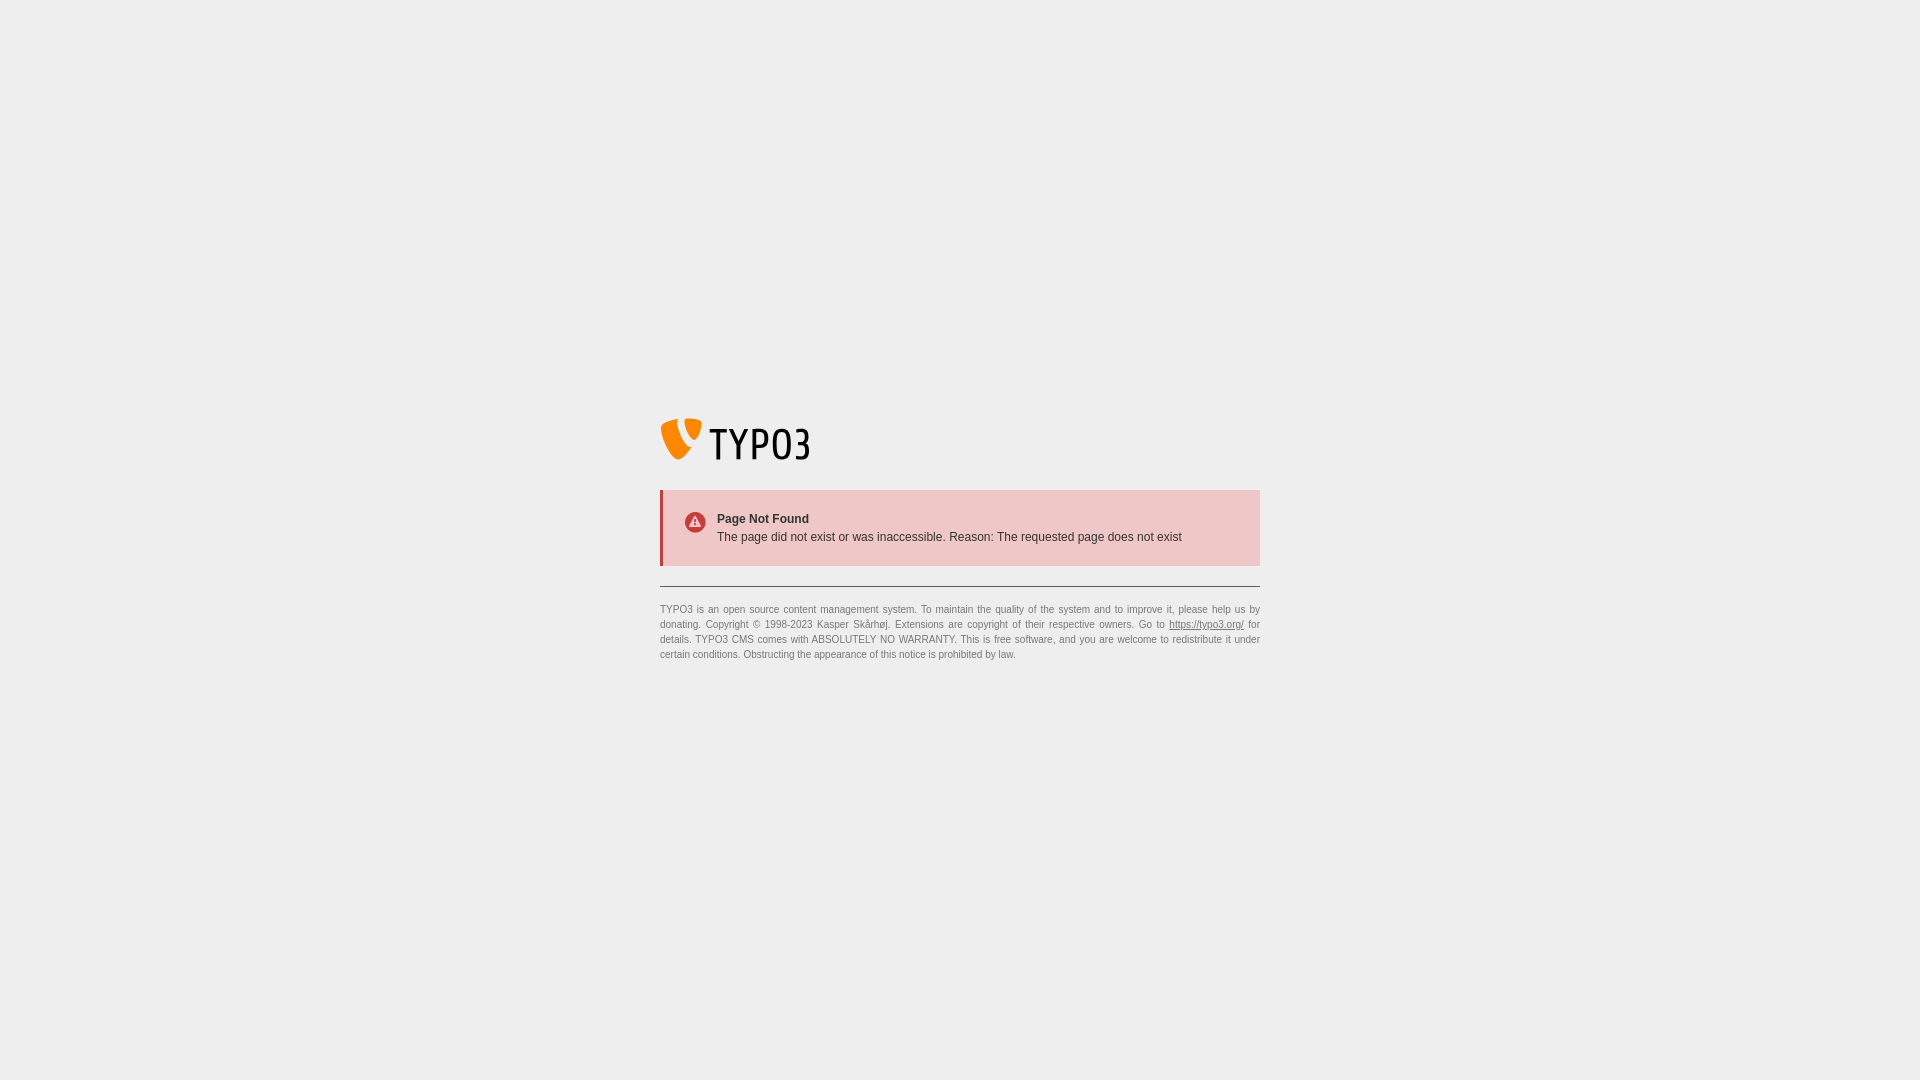 This screenshot has height=1080, width=1920. What do you see at coordinates (1205, 623) in the screenshot?
I see `'https://typo3.org/'` at bounding box center [1205, 623].